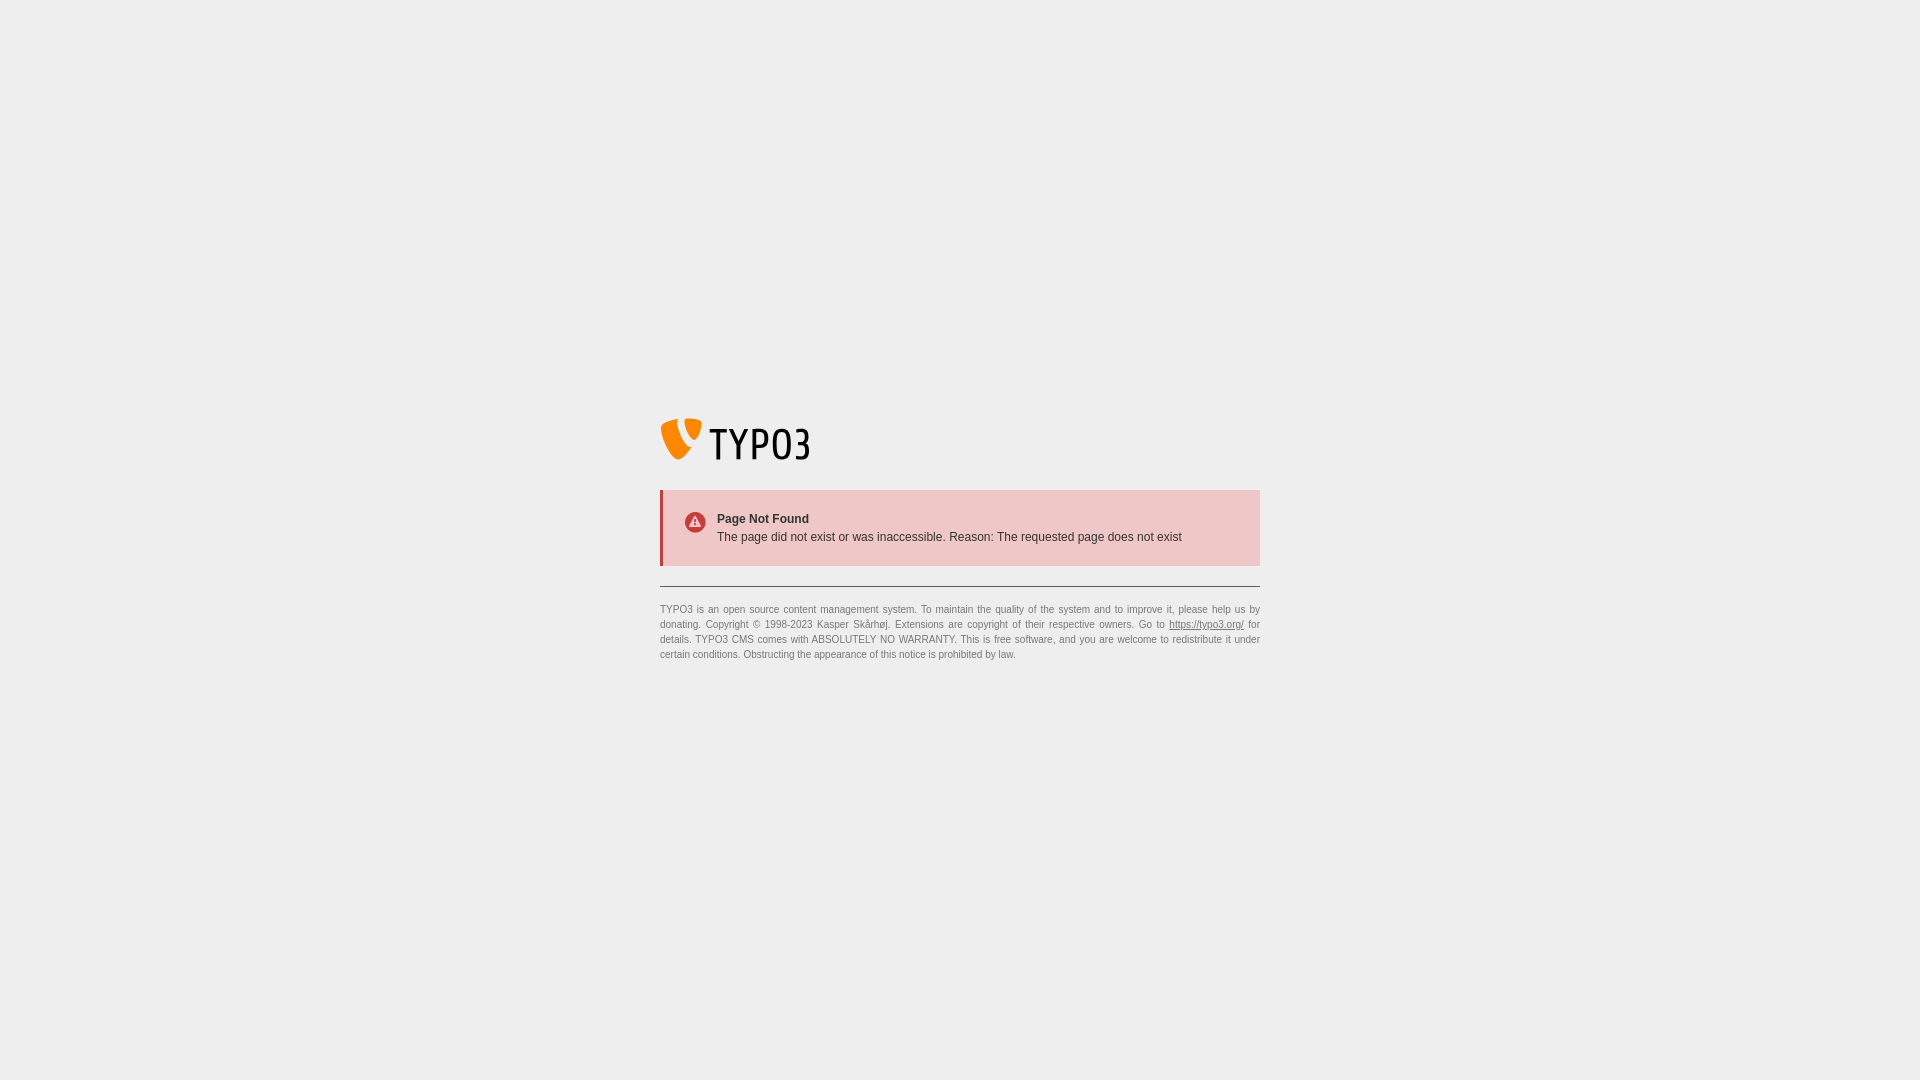 This screenshot has height=1080, width=1920. What do you see at coordinates (1205, 623) in the screenshot?
I see `'https://typo3.org/'` at bounding box center [1205, 623].